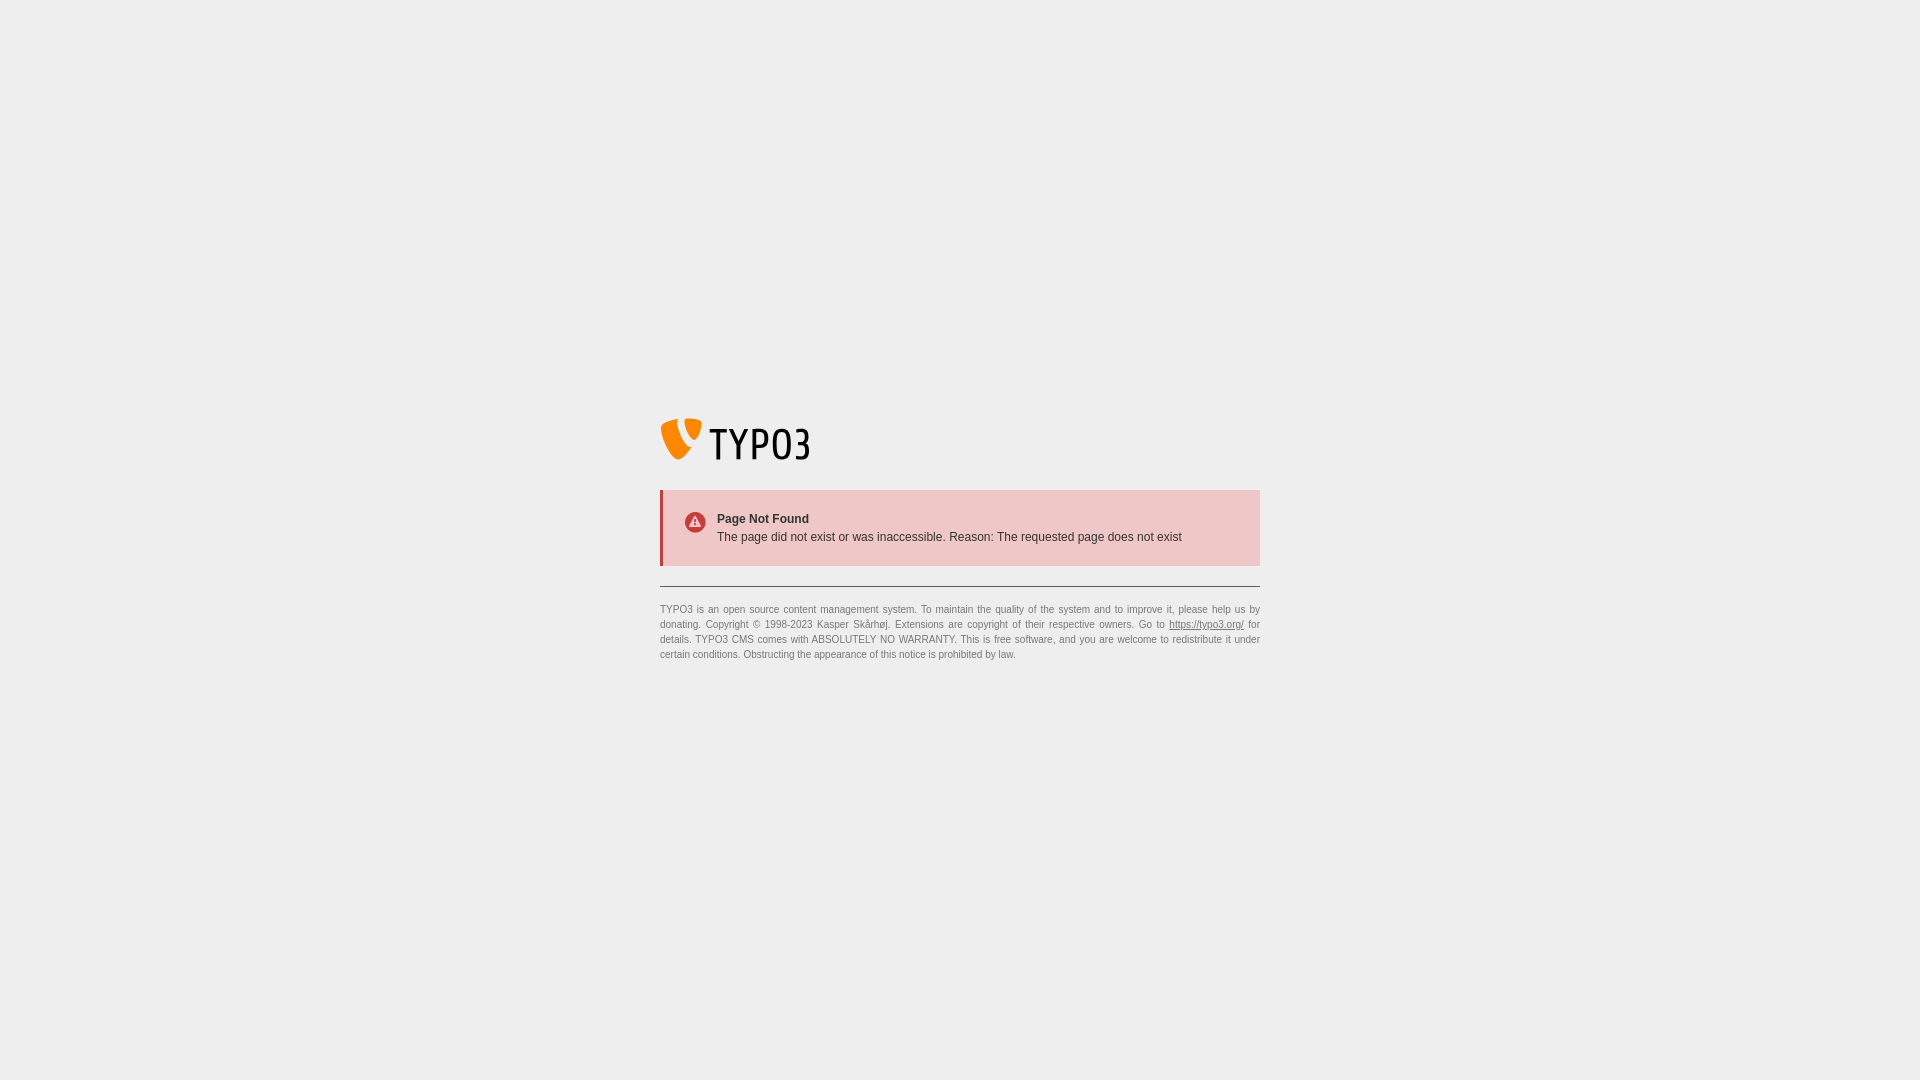 This screenshot has height=1080, width=1920. What do you see at coordinates (1205, 623) in the screenshot?
I see `'https://typo3.org/'` at bounding box center [1205, 623].